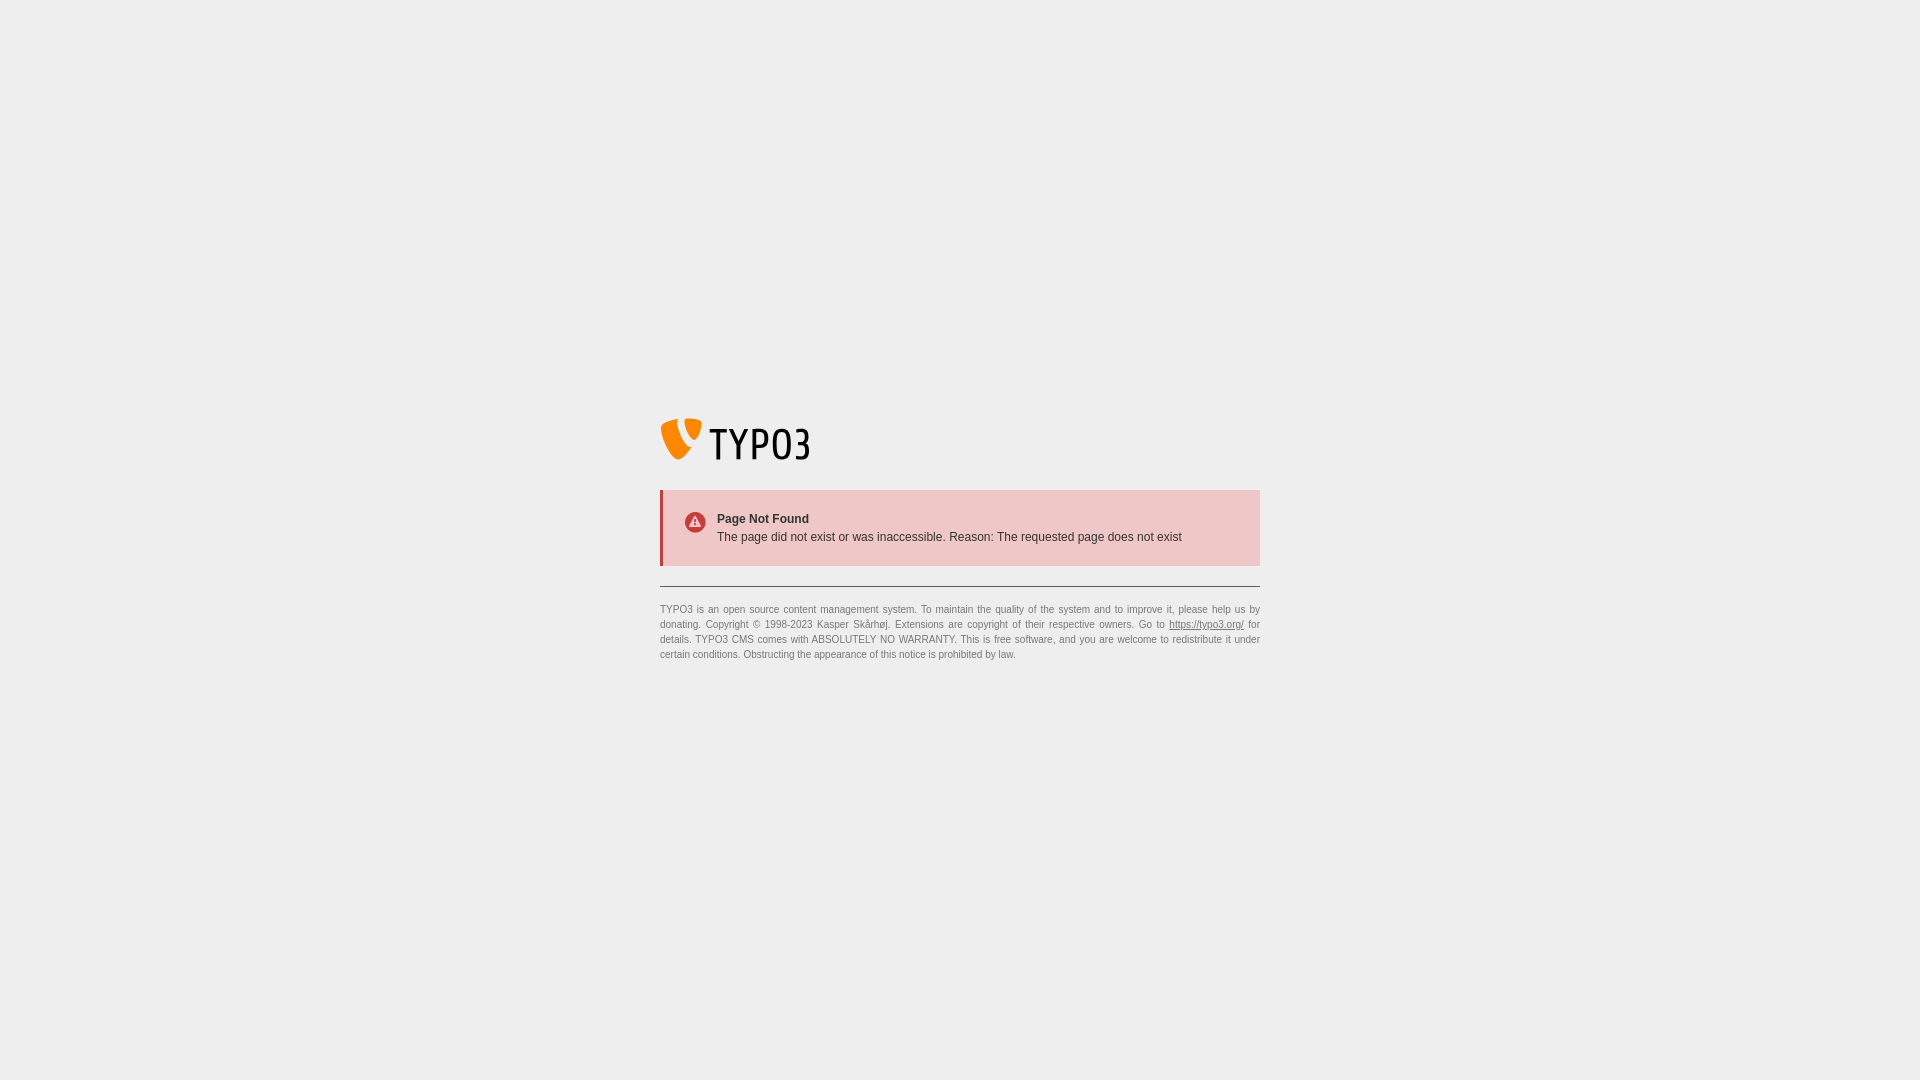 This screenshot has height=1080, width=1920. What do you see at coordinates (1205, 623) in the screenshot?
I see `'https://typo3.org/'` at bounding box center [1205, 623].